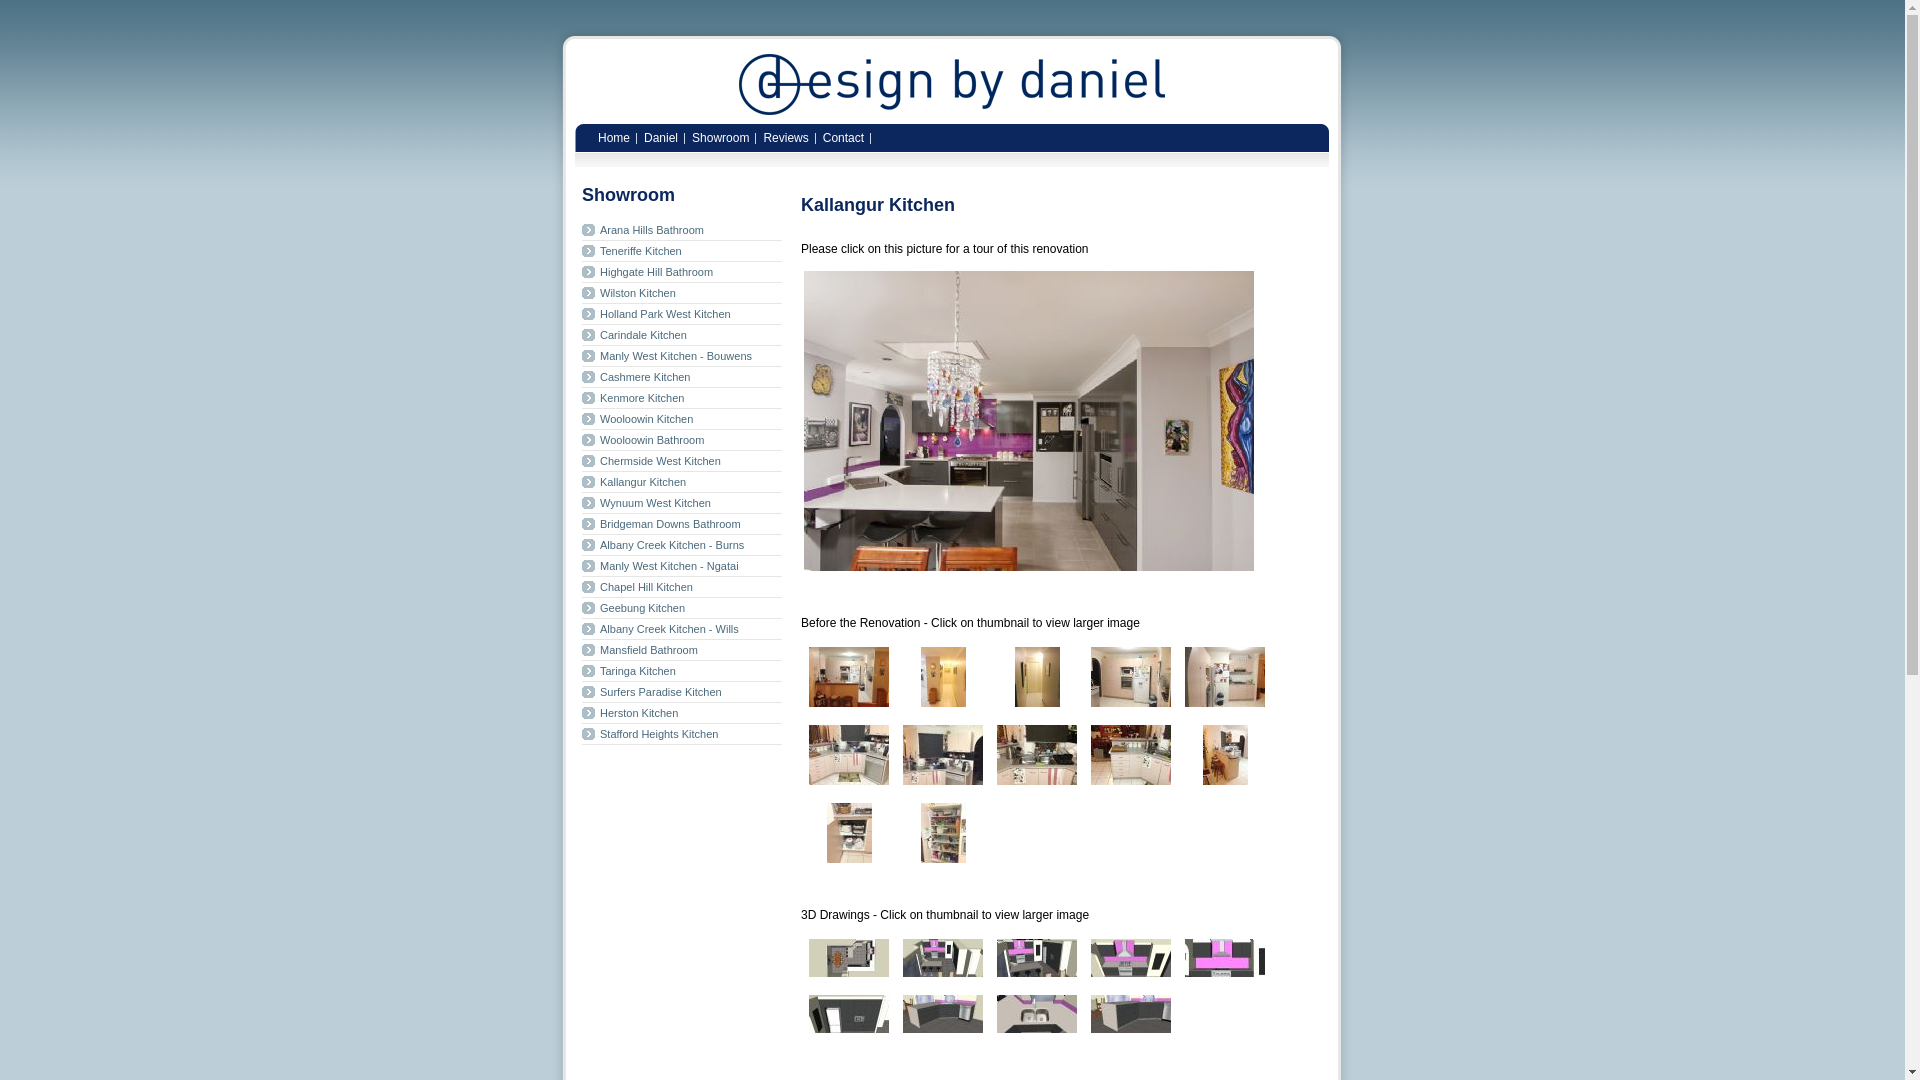 The height and width of the screenshot is (1080, 1920). I want to click on 'Manly West Kitchen - Bouwens', so click(681, 355).